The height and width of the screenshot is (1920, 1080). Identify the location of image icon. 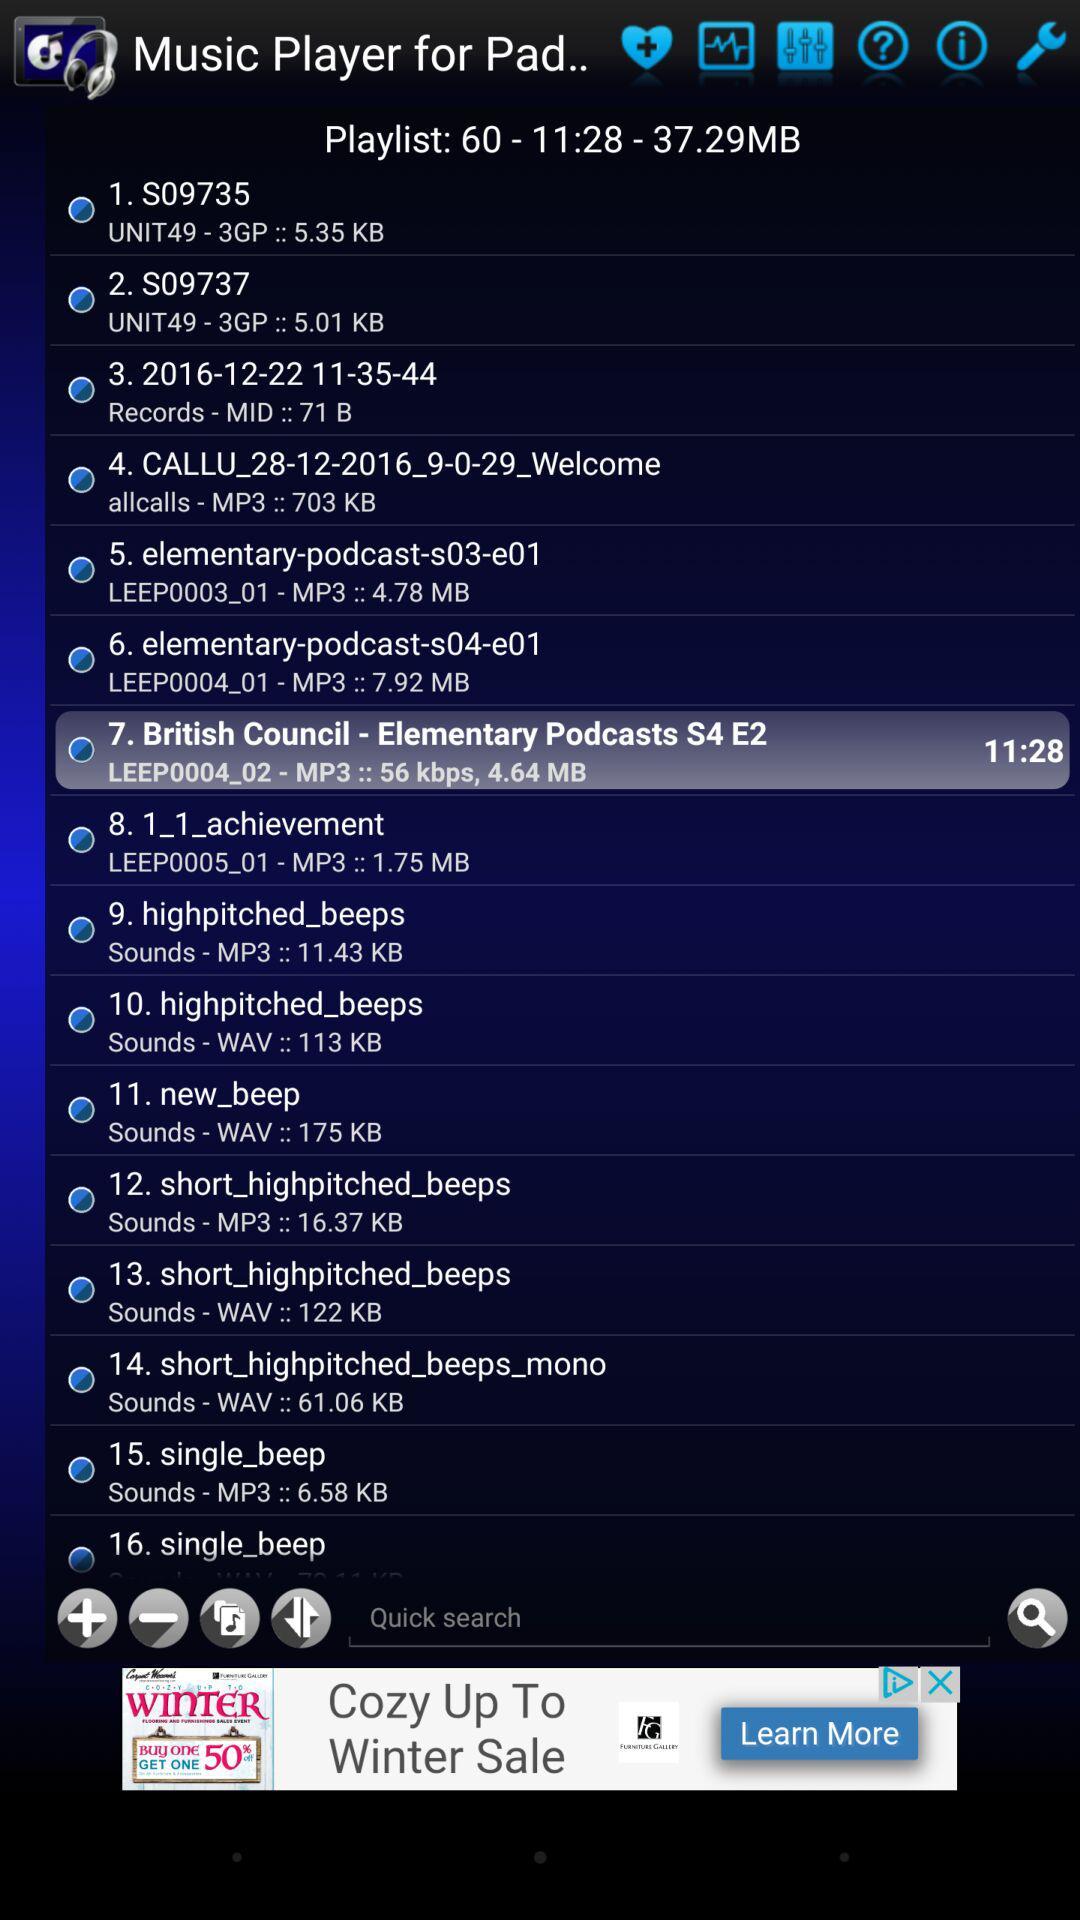
(540, 1727).